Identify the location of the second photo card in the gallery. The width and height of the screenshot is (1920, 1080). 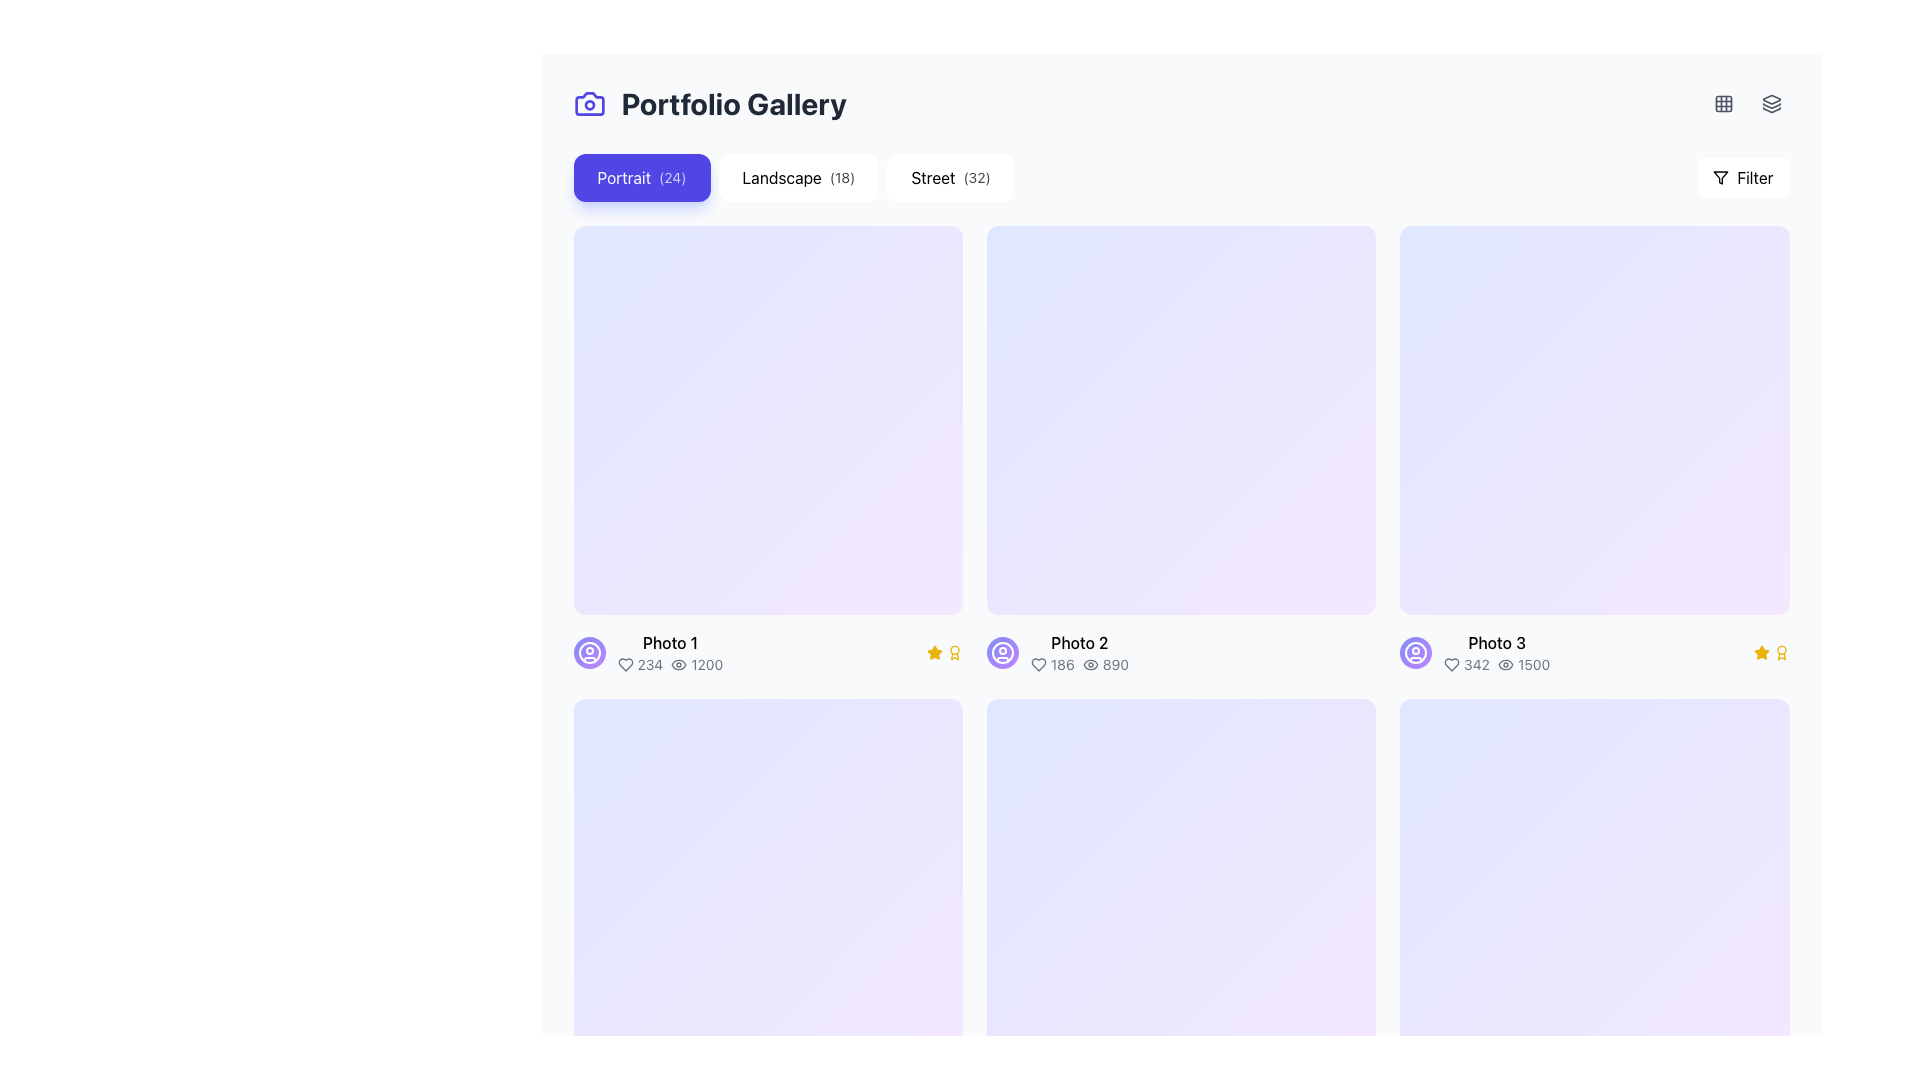
(1181, 450).